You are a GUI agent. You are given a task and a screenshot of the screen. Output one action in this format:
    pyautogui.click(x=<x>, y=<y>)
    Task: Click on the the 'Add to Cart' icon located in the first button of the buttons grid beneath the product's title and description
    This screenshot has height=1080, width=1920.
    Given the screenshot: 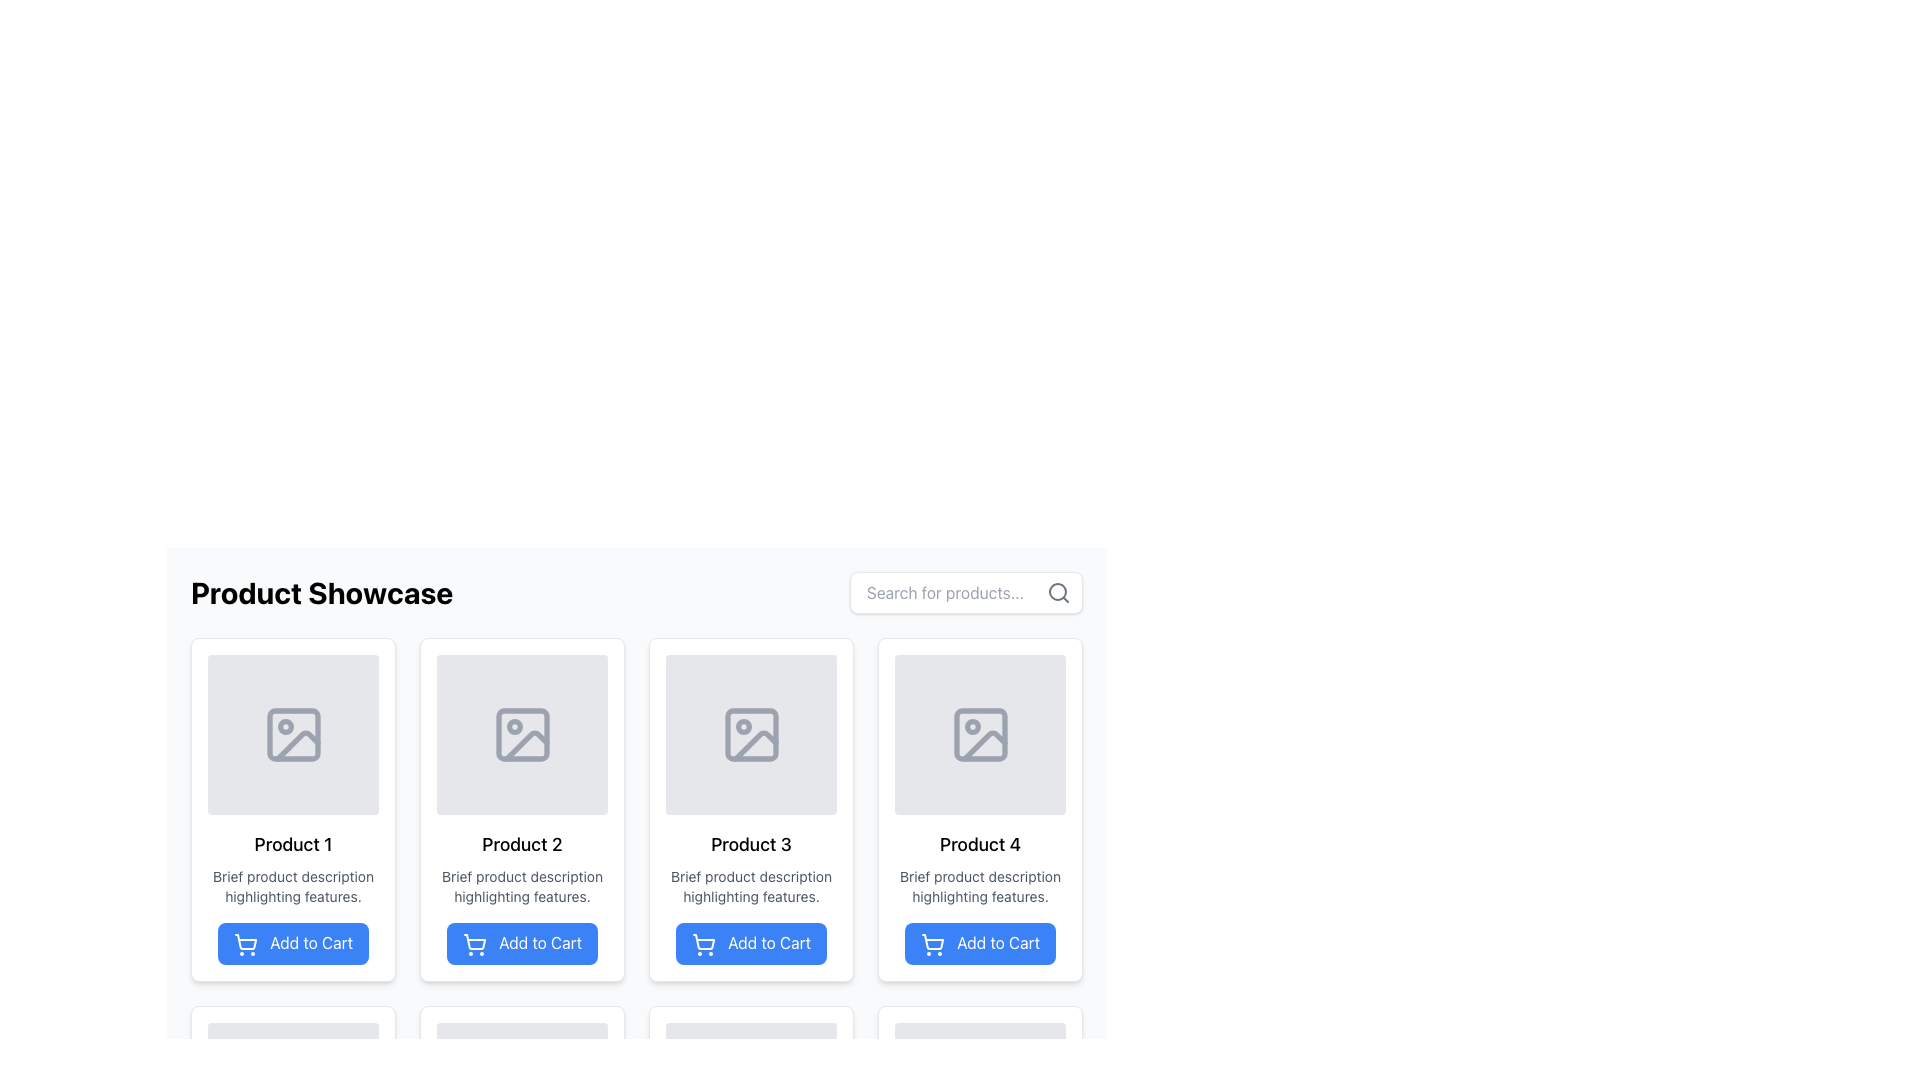 What is the action you would take?
    pyautogui.click(x=244, y=944)
    